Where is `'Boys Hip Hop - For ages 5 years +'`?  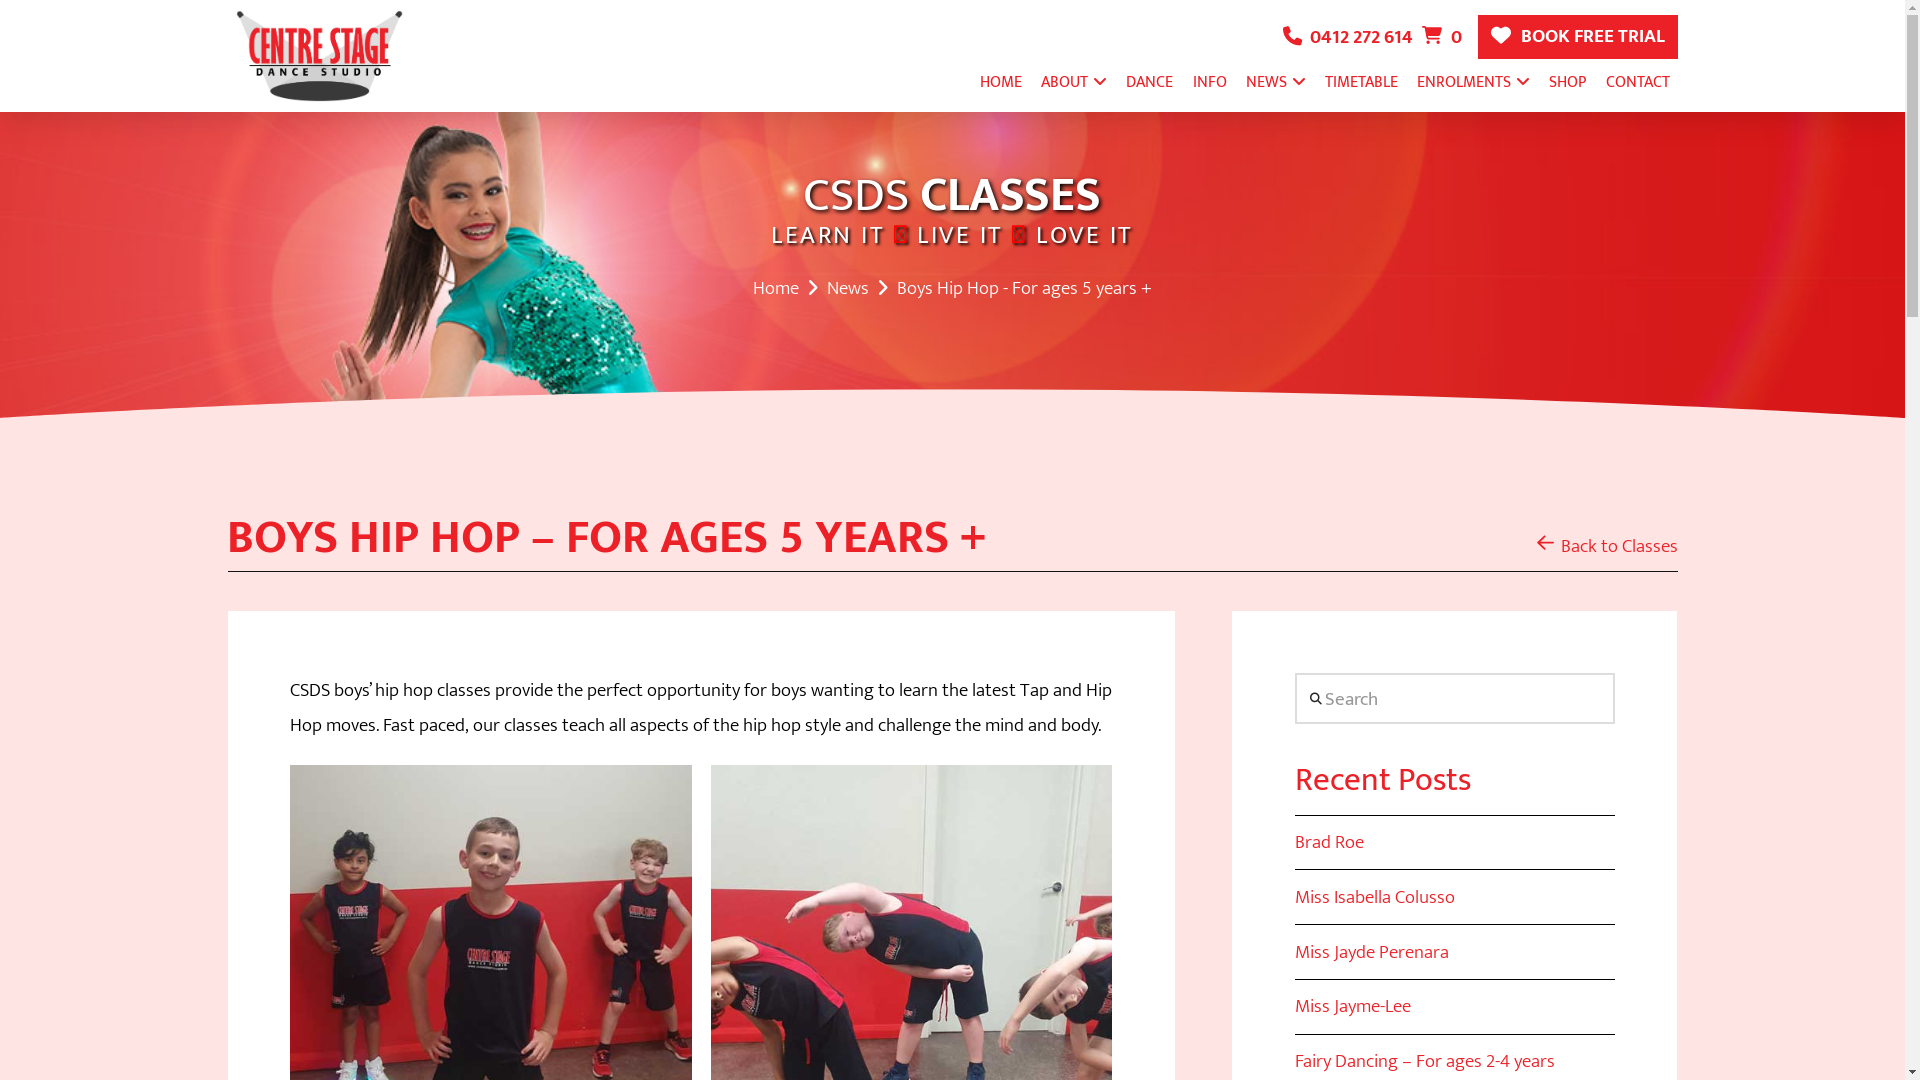 'Boys Hip Hop - For ages 5 years +' is located at coordinates (1024, 288).